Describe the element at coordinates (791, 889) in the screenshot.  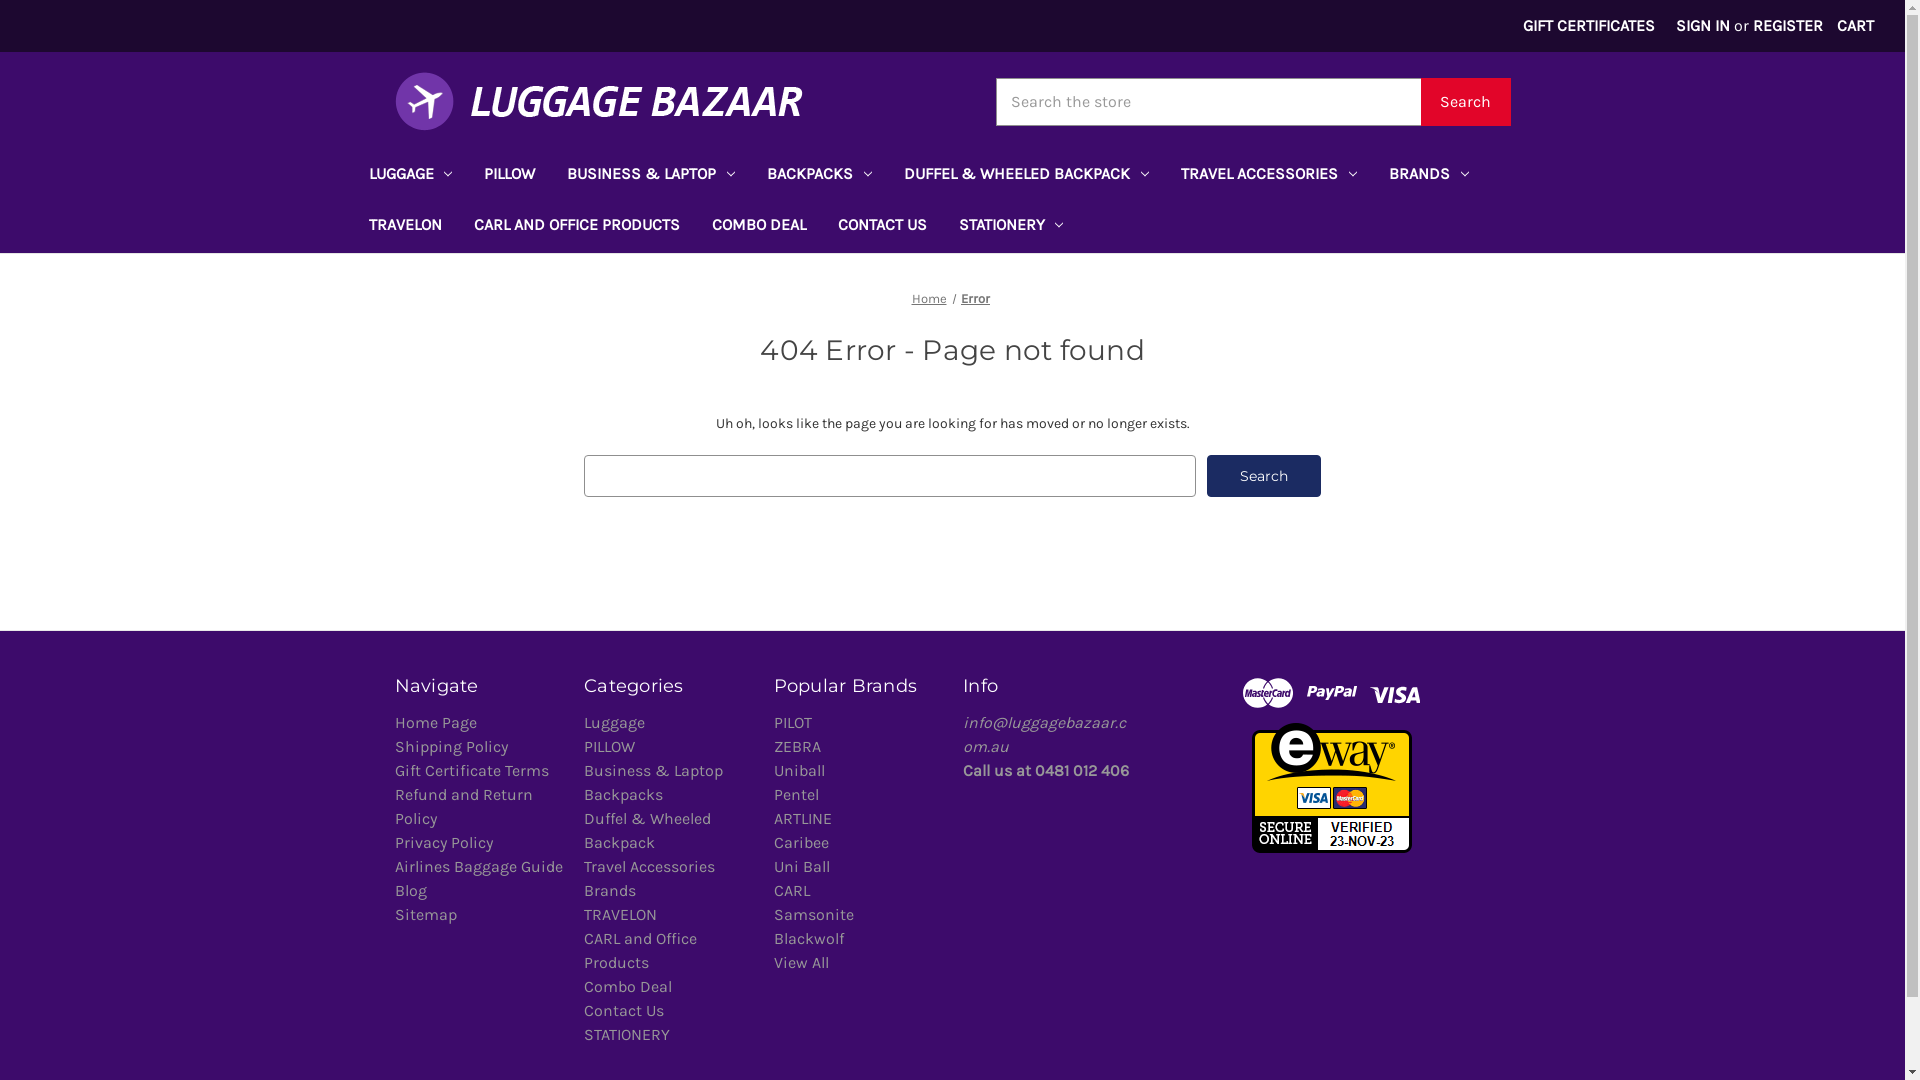
I see `'CARL'` at that location.